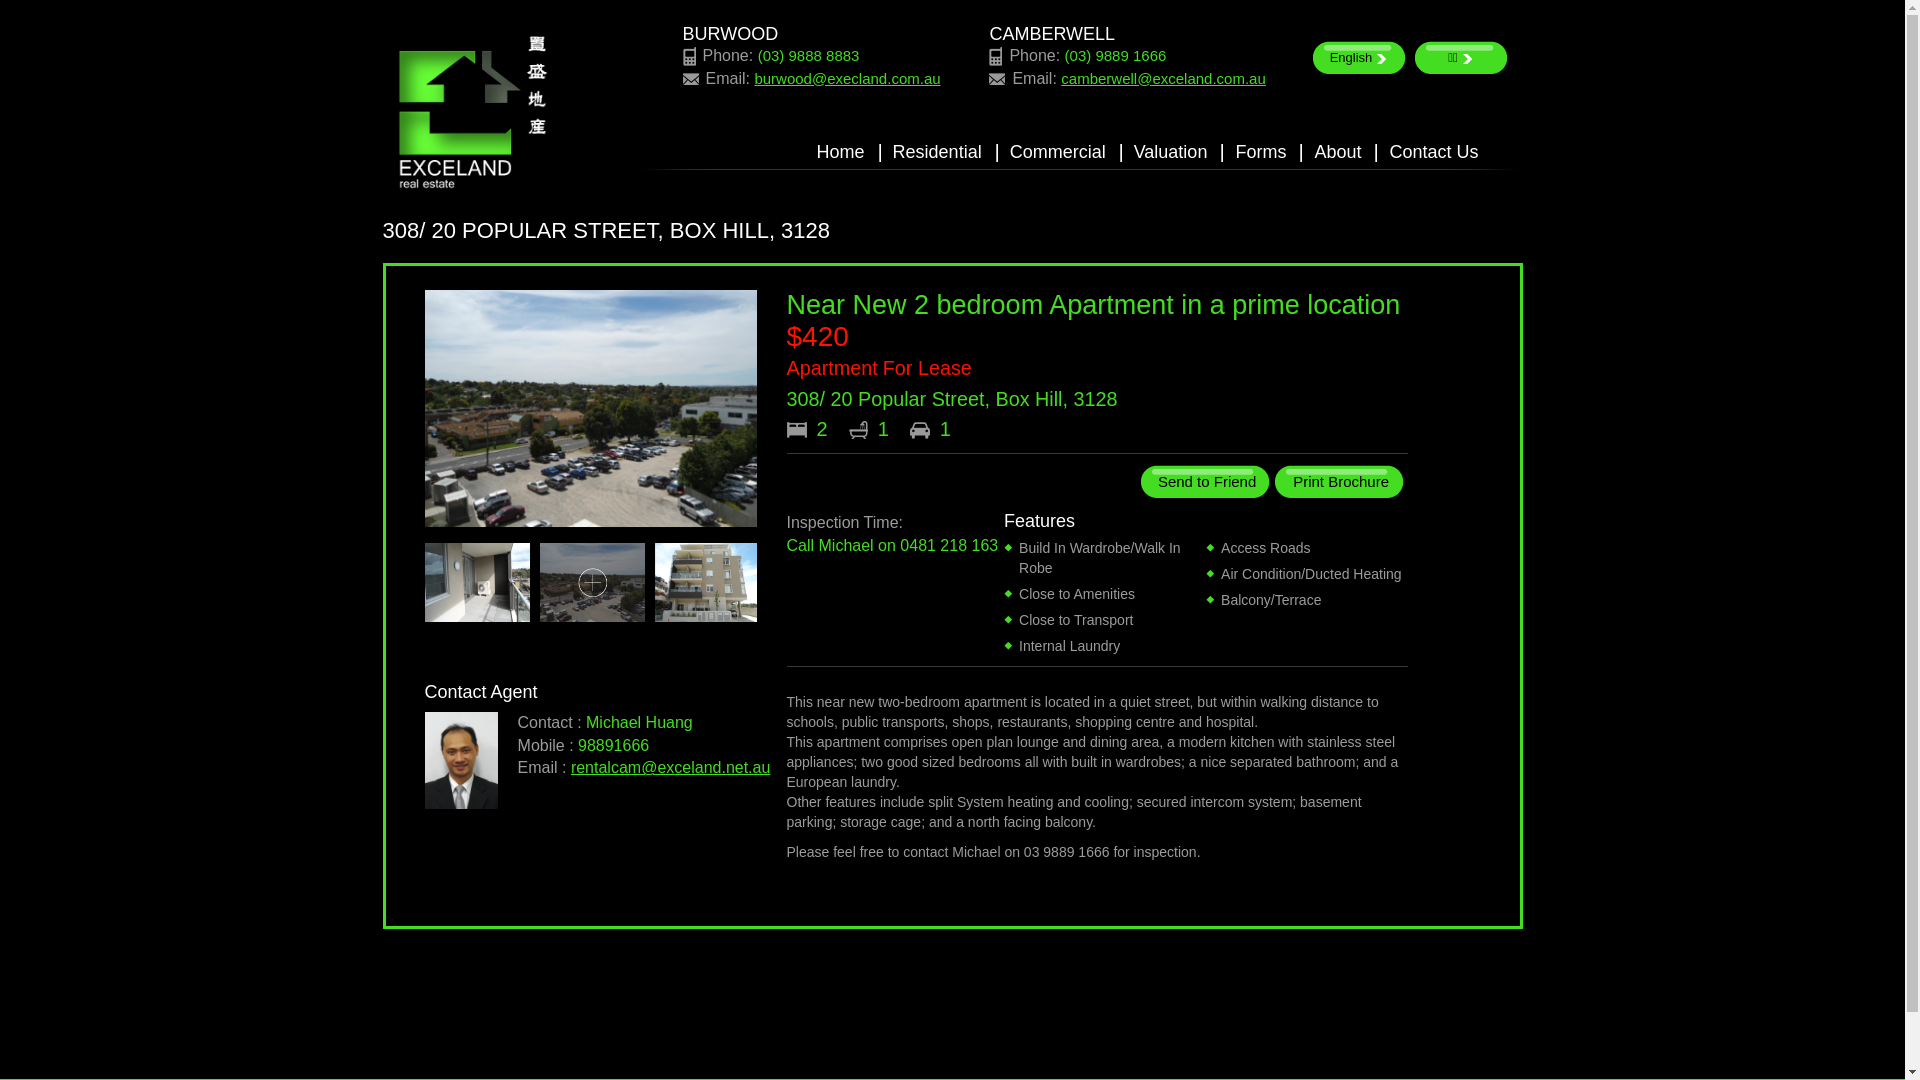 The width and height of the screenshot is (1920, 1080). I want to click on 'Commercial', so click(1056, 152).